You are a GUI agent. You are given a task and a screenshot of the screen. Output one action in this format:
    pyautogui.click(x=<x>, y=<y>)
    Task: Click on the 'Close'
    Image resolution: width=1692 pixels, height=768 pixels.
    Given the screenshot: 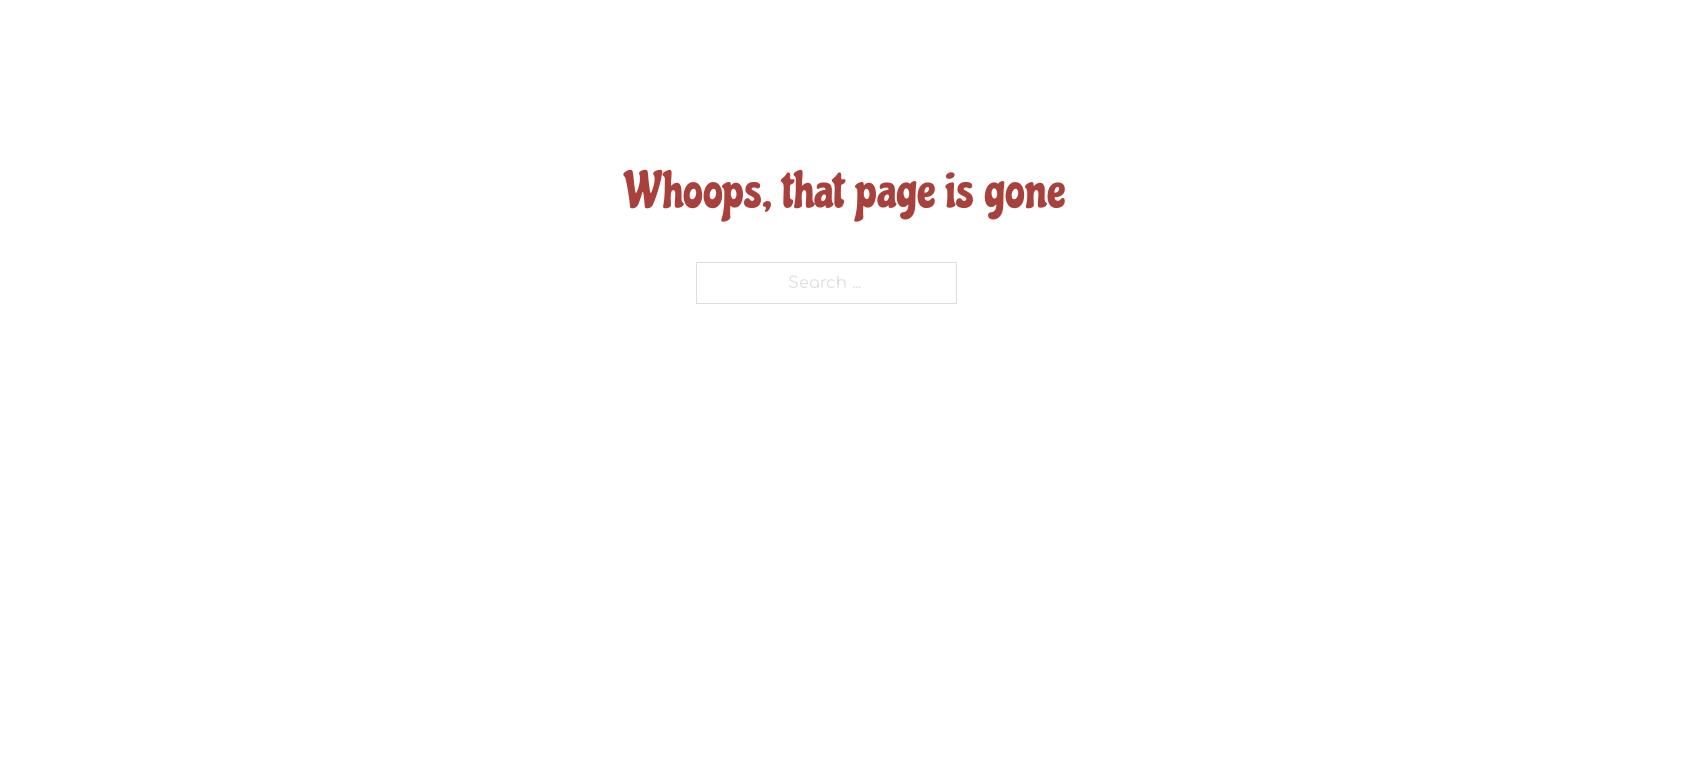 What is the action you would take?
    pyautogui.click(x=1317, y=25)
    